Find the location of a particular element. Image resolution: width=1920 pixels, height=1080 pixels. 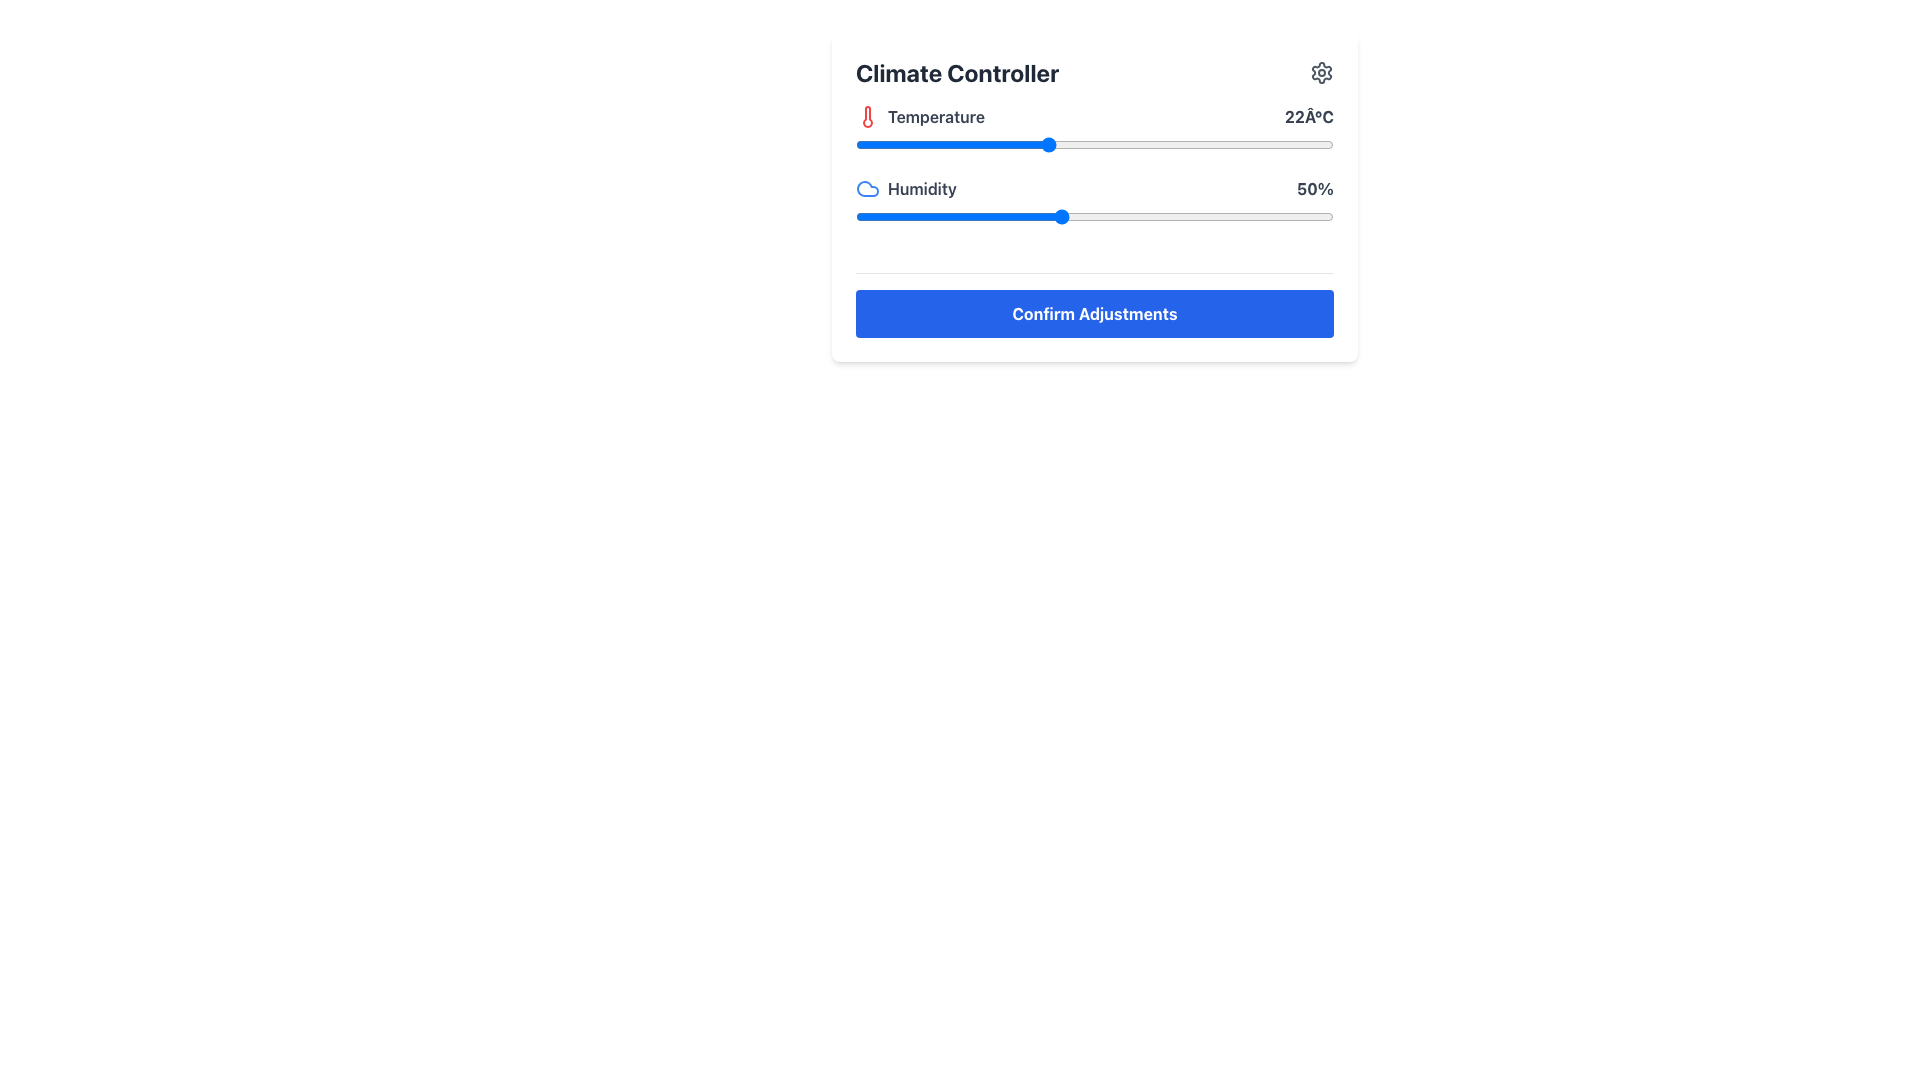

the cloud icon on the left side of the 'Humidity' label, which is styled in blue and represents a weather-related symbol is located at coordinates (905, 189).